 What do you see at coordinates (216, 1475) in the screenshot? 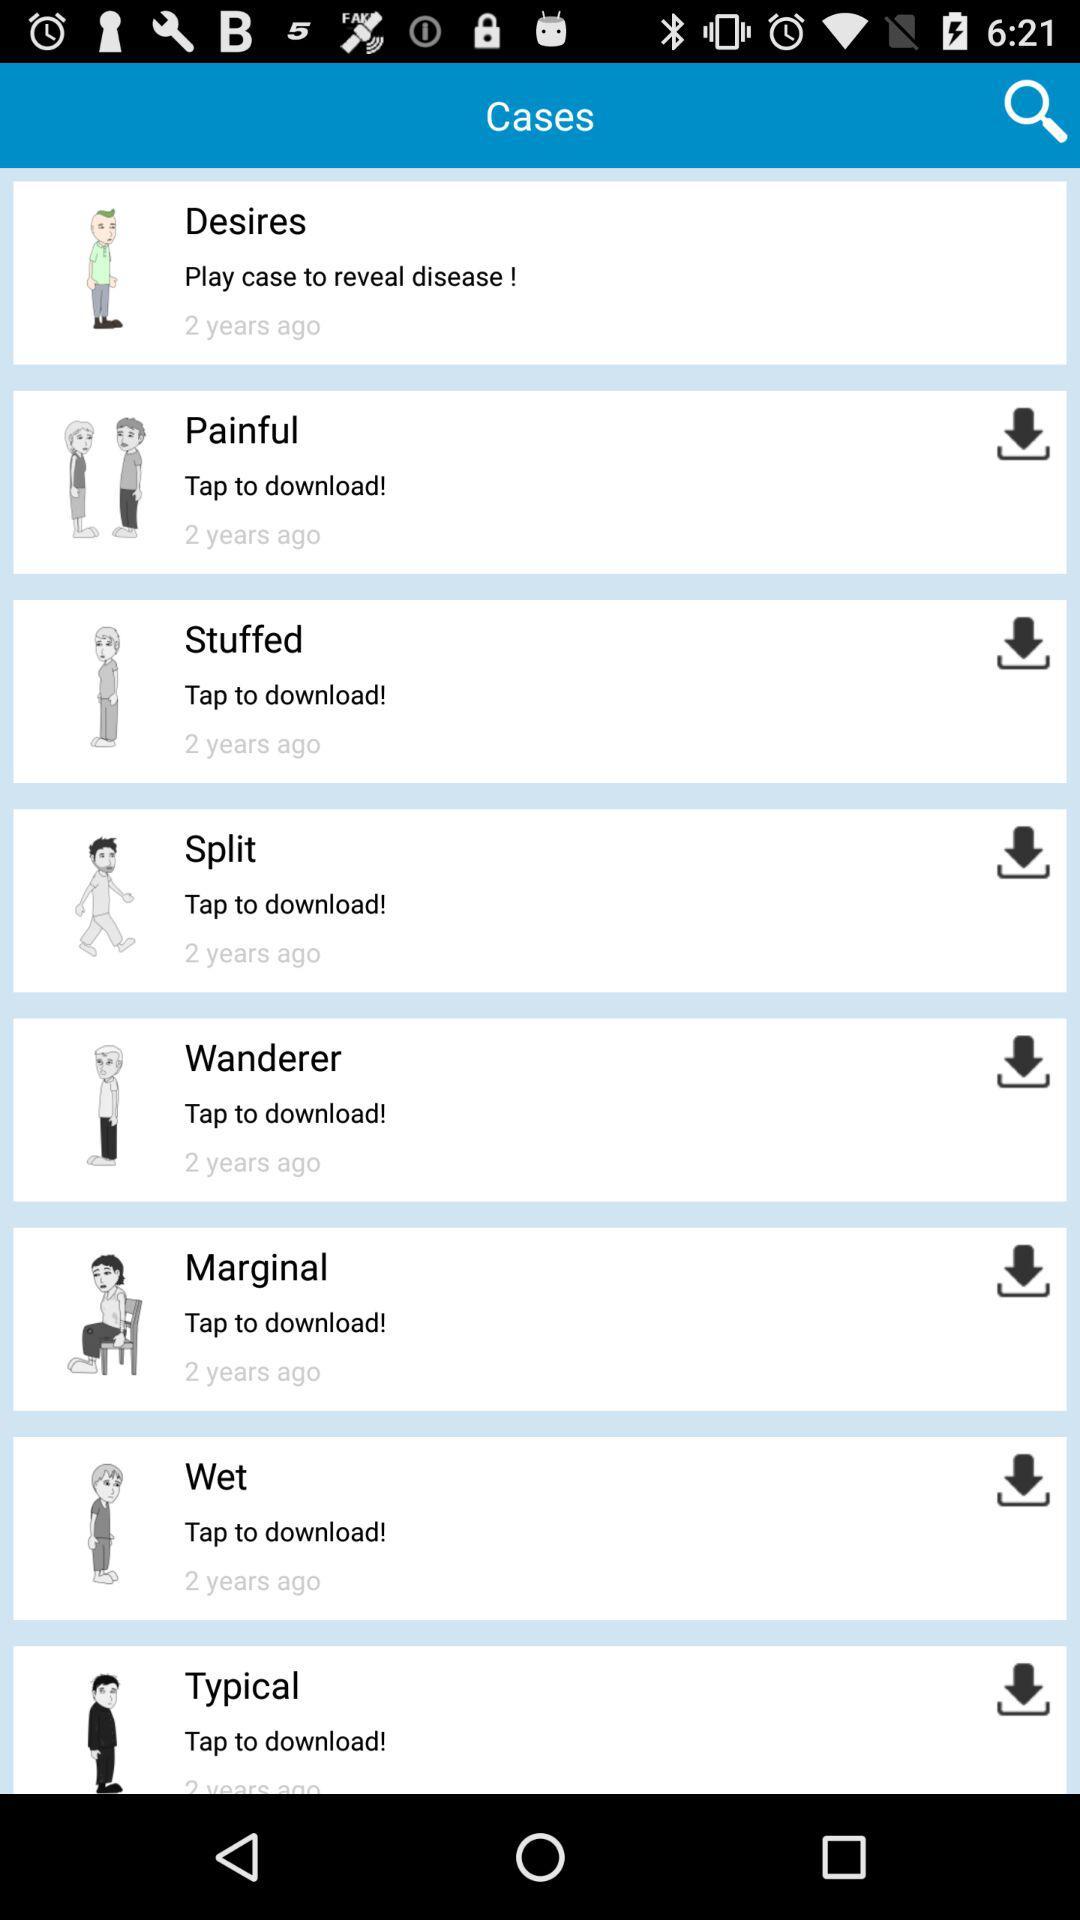
I see `the wet item` at bounding box center [216, 1475].